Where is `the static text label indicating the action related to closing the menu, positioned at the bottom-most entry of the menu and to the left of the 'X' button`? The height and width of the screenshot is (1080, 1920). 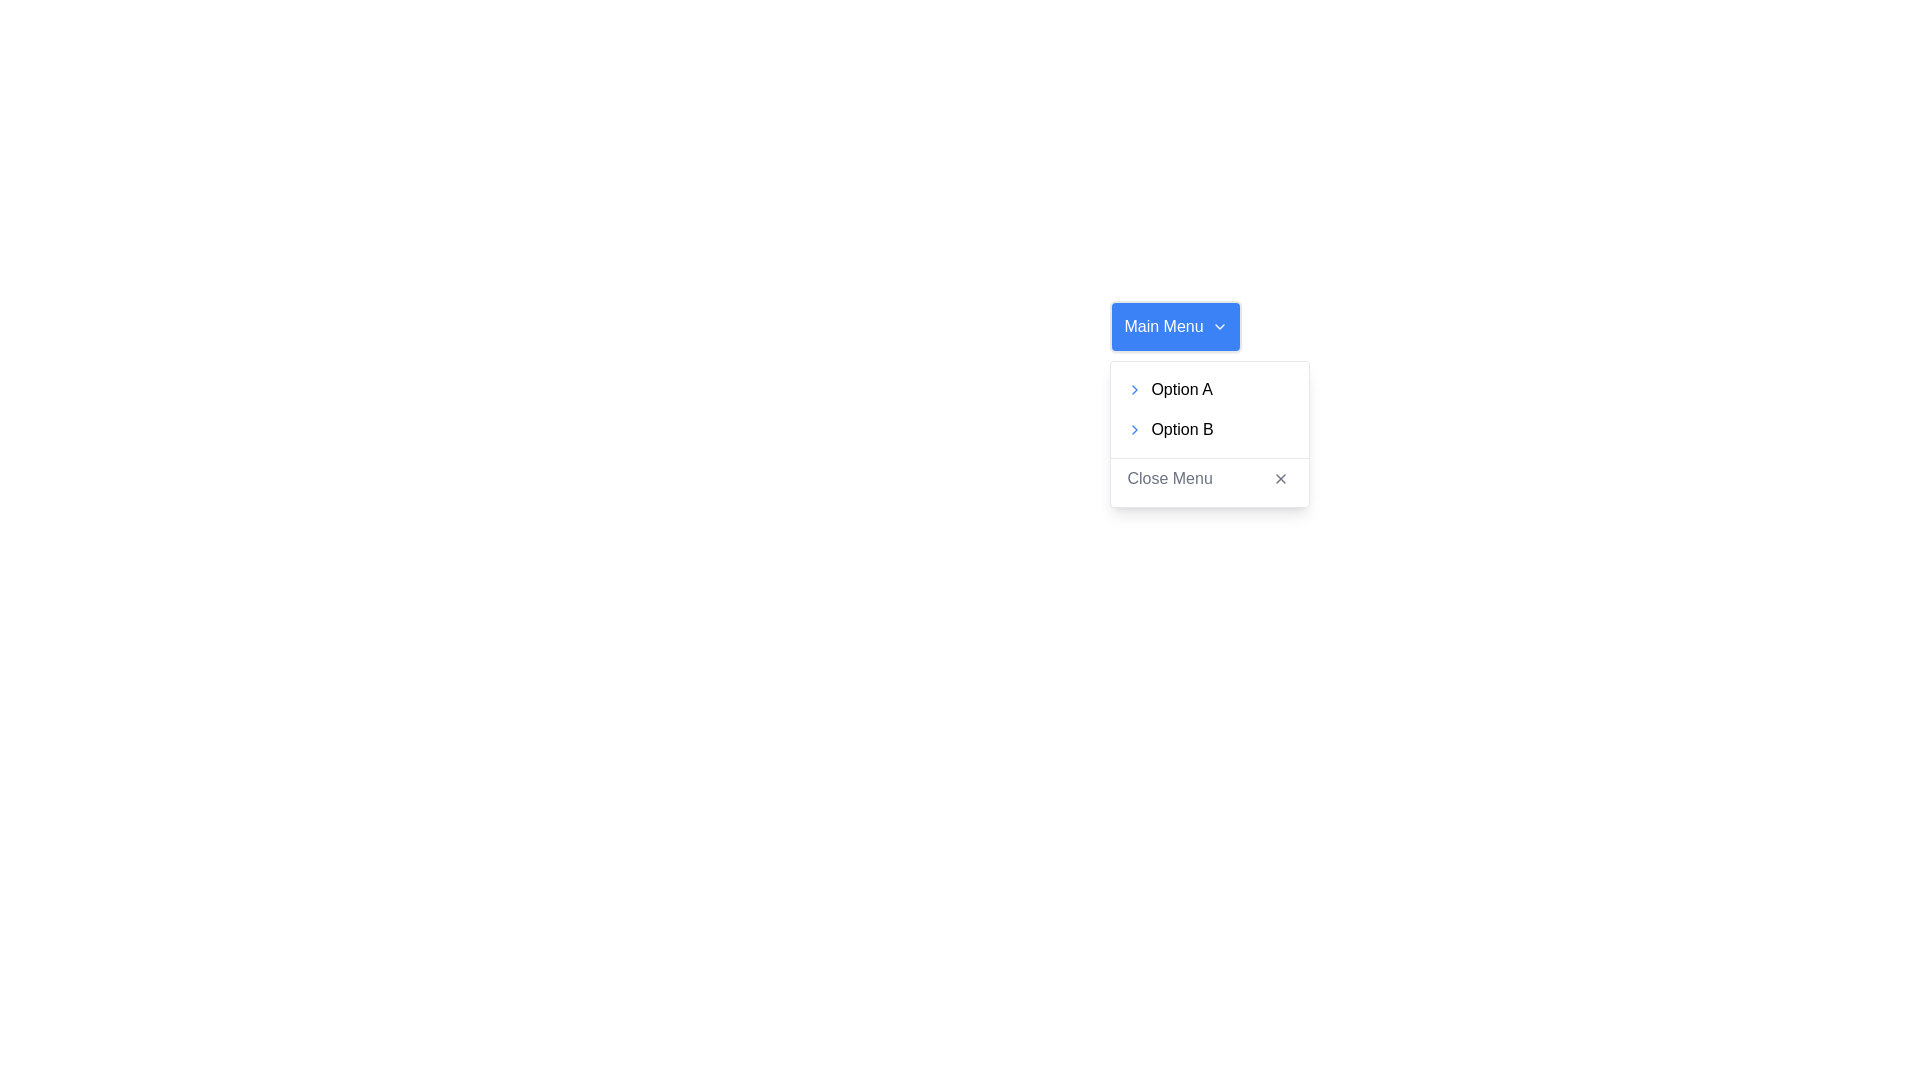 the static text label indicating the action related to closing the menu, positioned at the bottom-most entry of the menu and to the left of the 'X' button is located at coordinates (1170, 478).